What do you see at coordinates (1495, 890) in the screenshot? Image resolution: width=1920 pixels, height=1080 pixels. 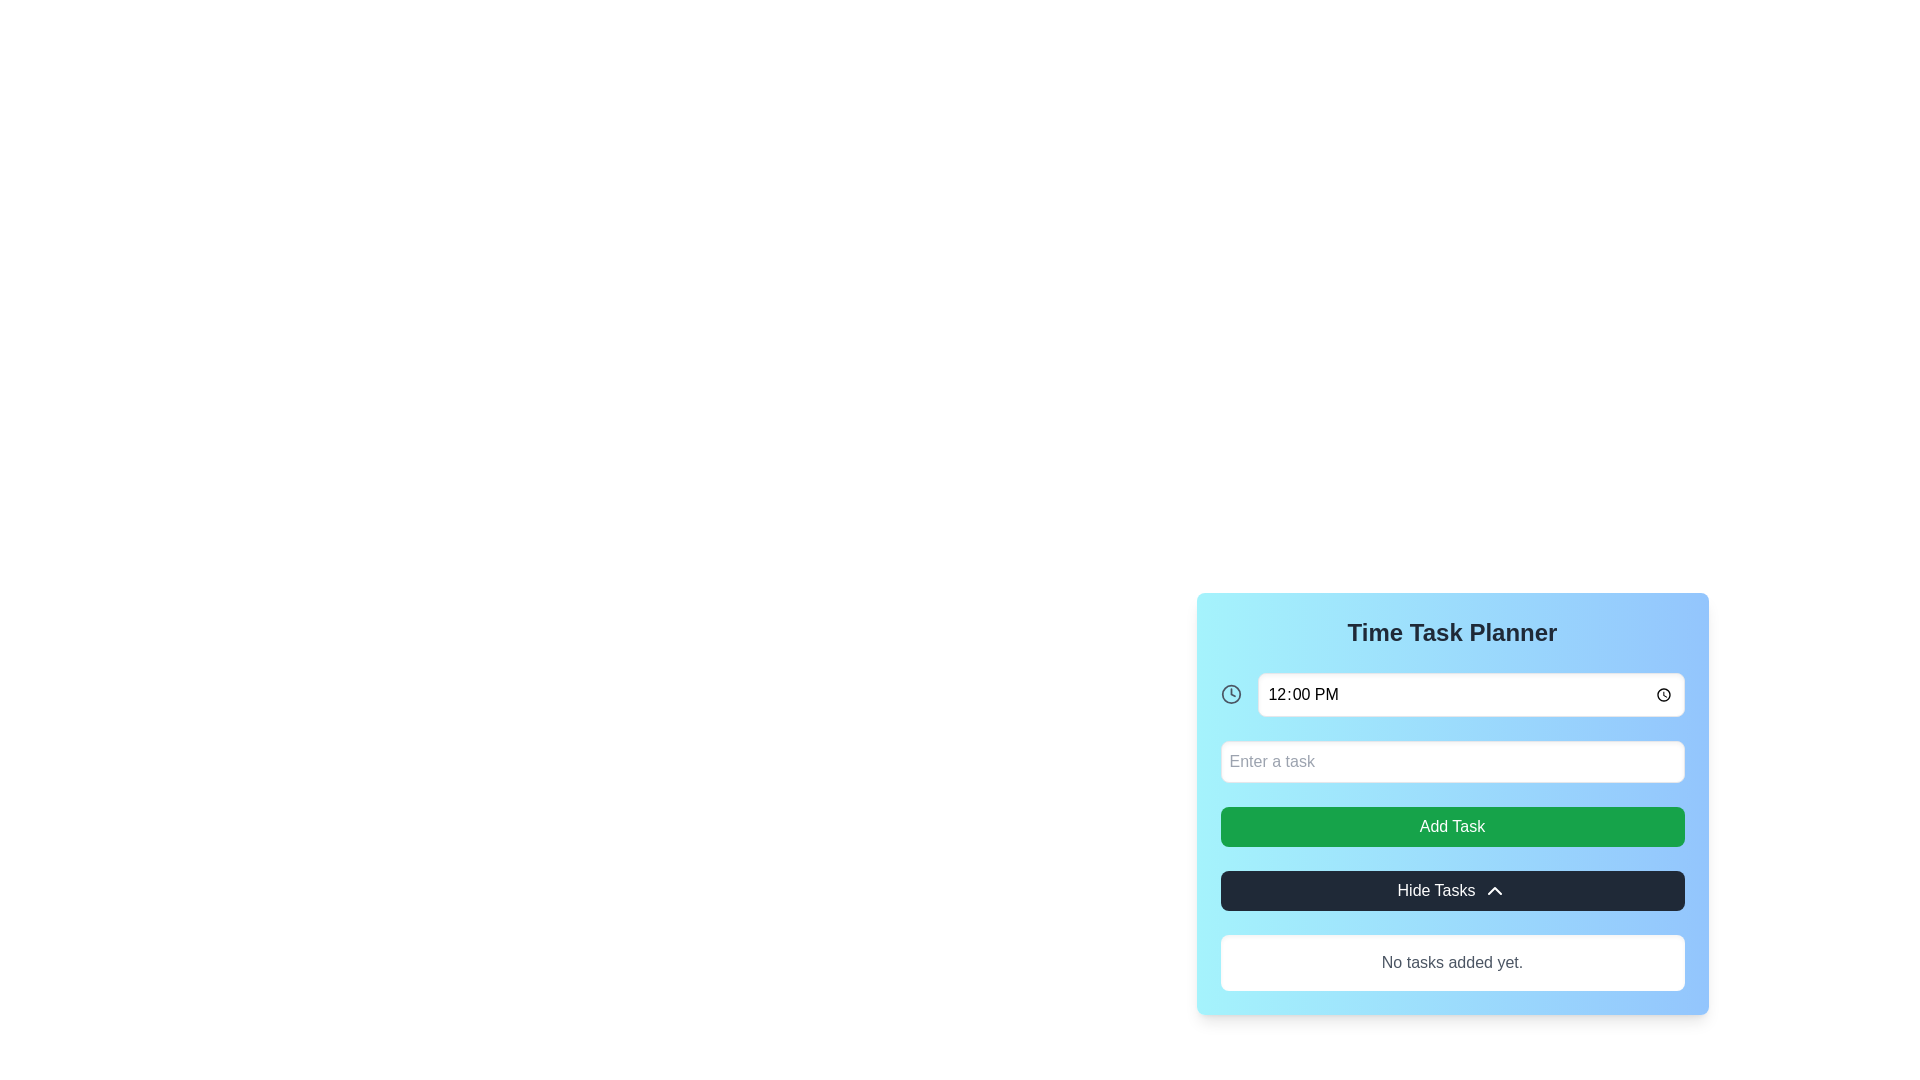 I see `the icon or indicator that indicates the possibility of collapsing or hiding tasks within the 'Hide Tasks' button in the 'Time Task Planner' section` at bounding box center [1495, 890].